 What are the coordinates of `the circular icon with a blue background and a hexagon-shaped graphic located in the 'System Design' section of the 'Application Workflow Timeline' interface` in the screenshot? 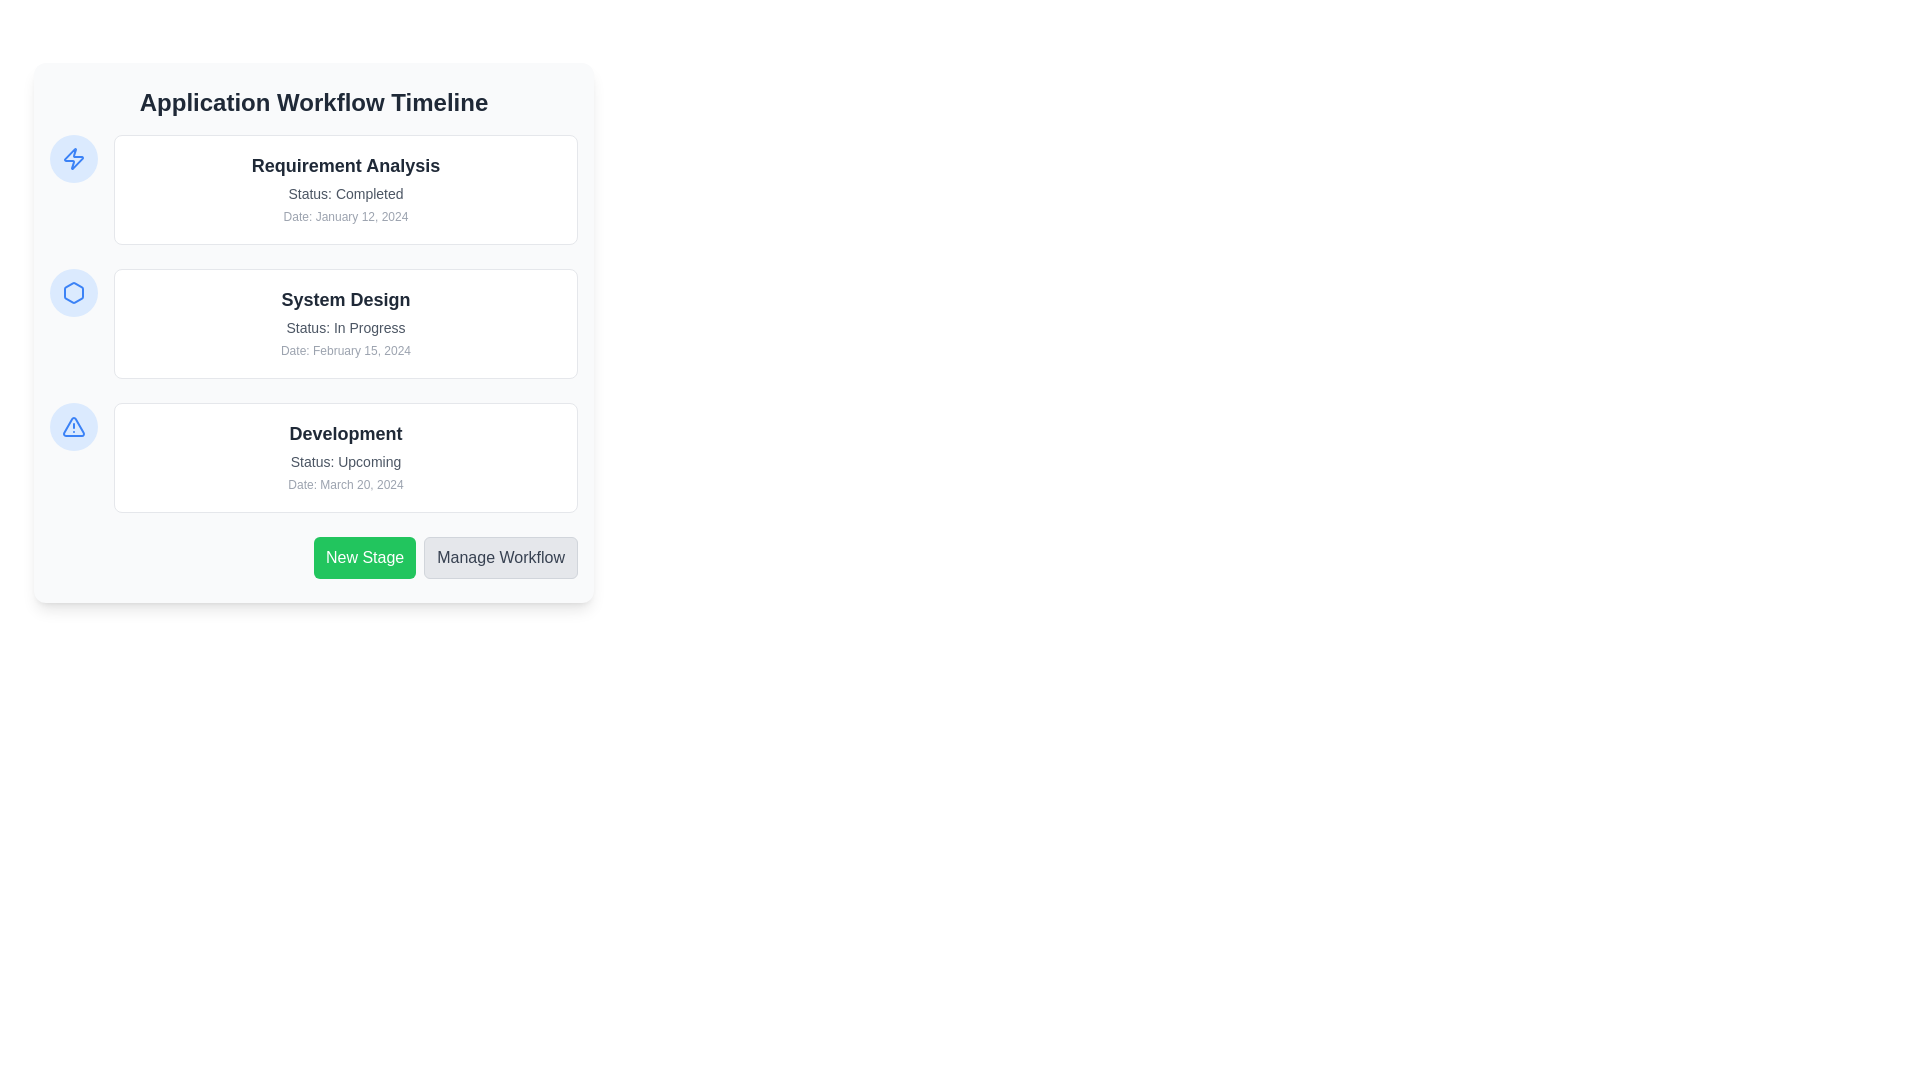 It's located at (73, 293).